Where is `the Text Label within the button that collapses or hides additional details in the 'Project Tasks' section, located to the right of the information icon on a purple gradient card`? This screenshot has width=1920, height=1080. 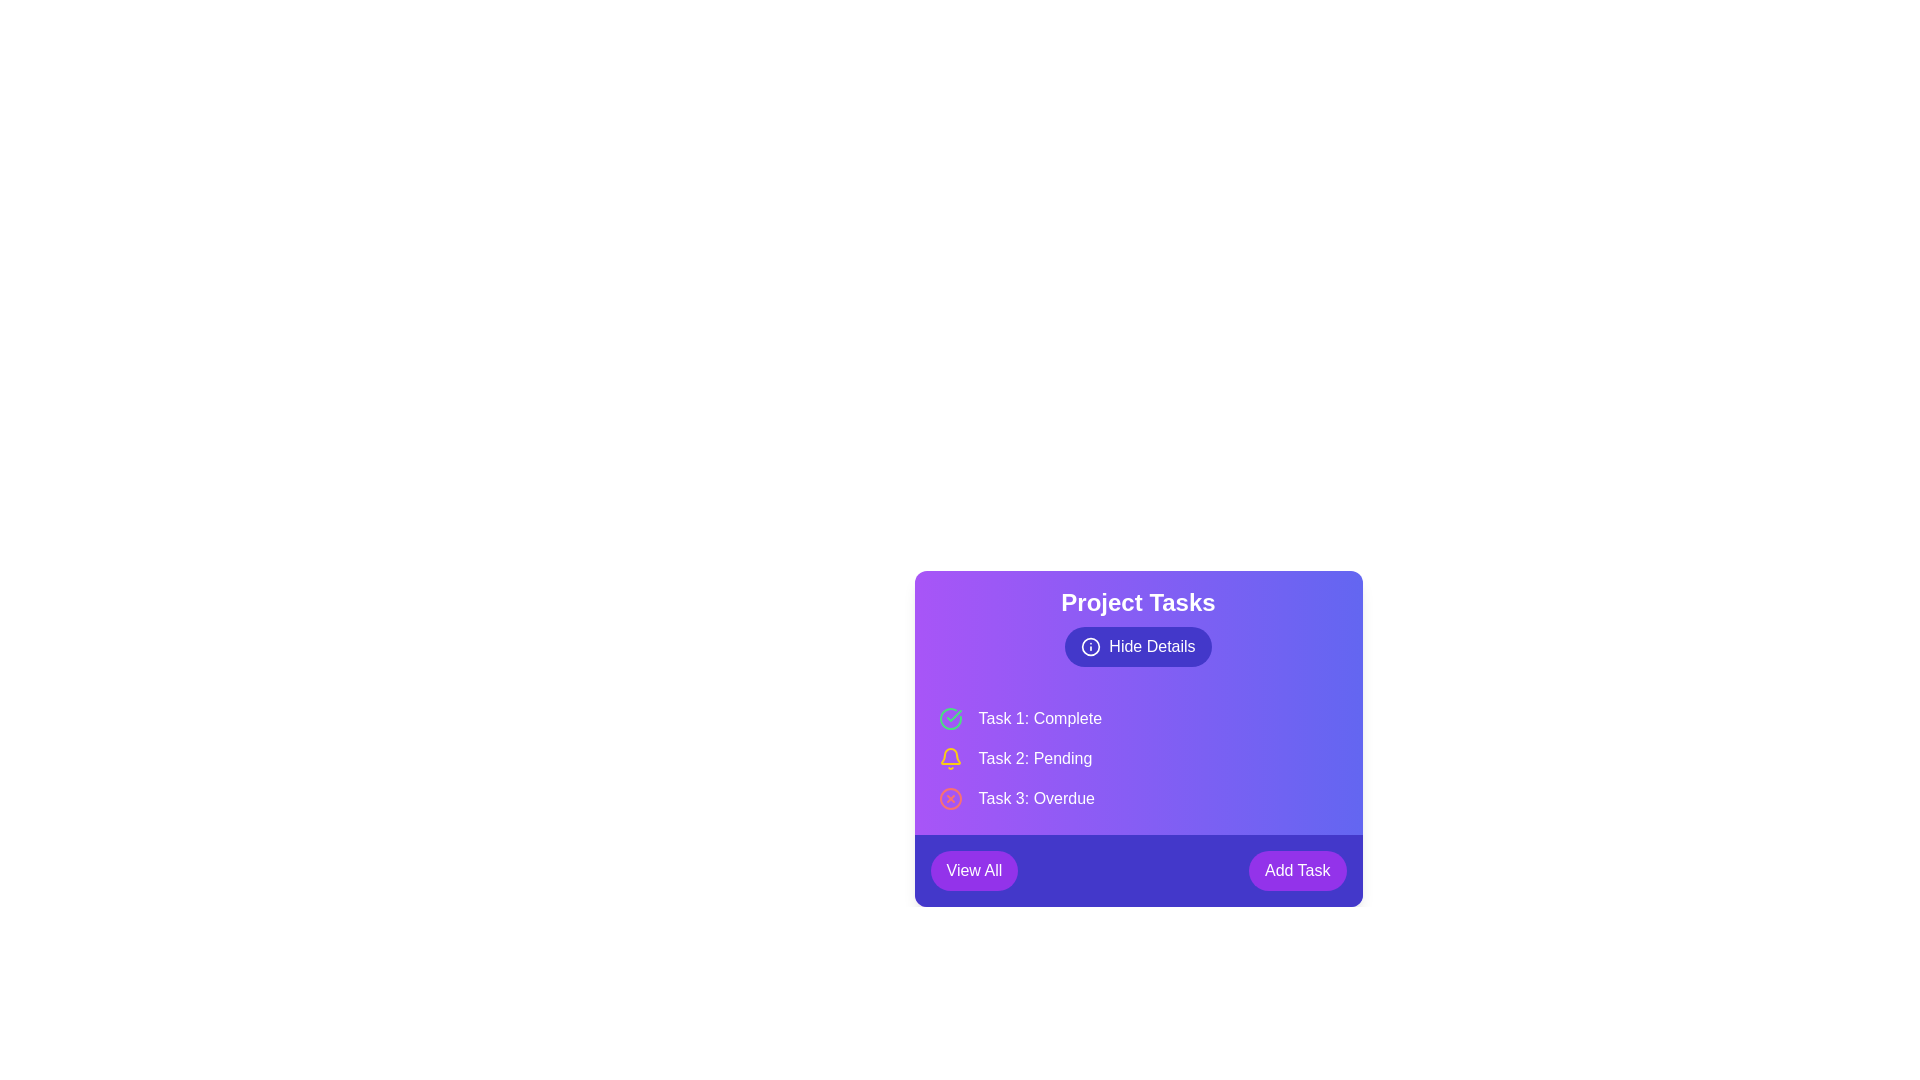 the Text Label within the button that collapses or hides additional details in the 'Project Tasks' section, located to the right of the information icon on a purple gradient card is located at coordinates (1152, 647).